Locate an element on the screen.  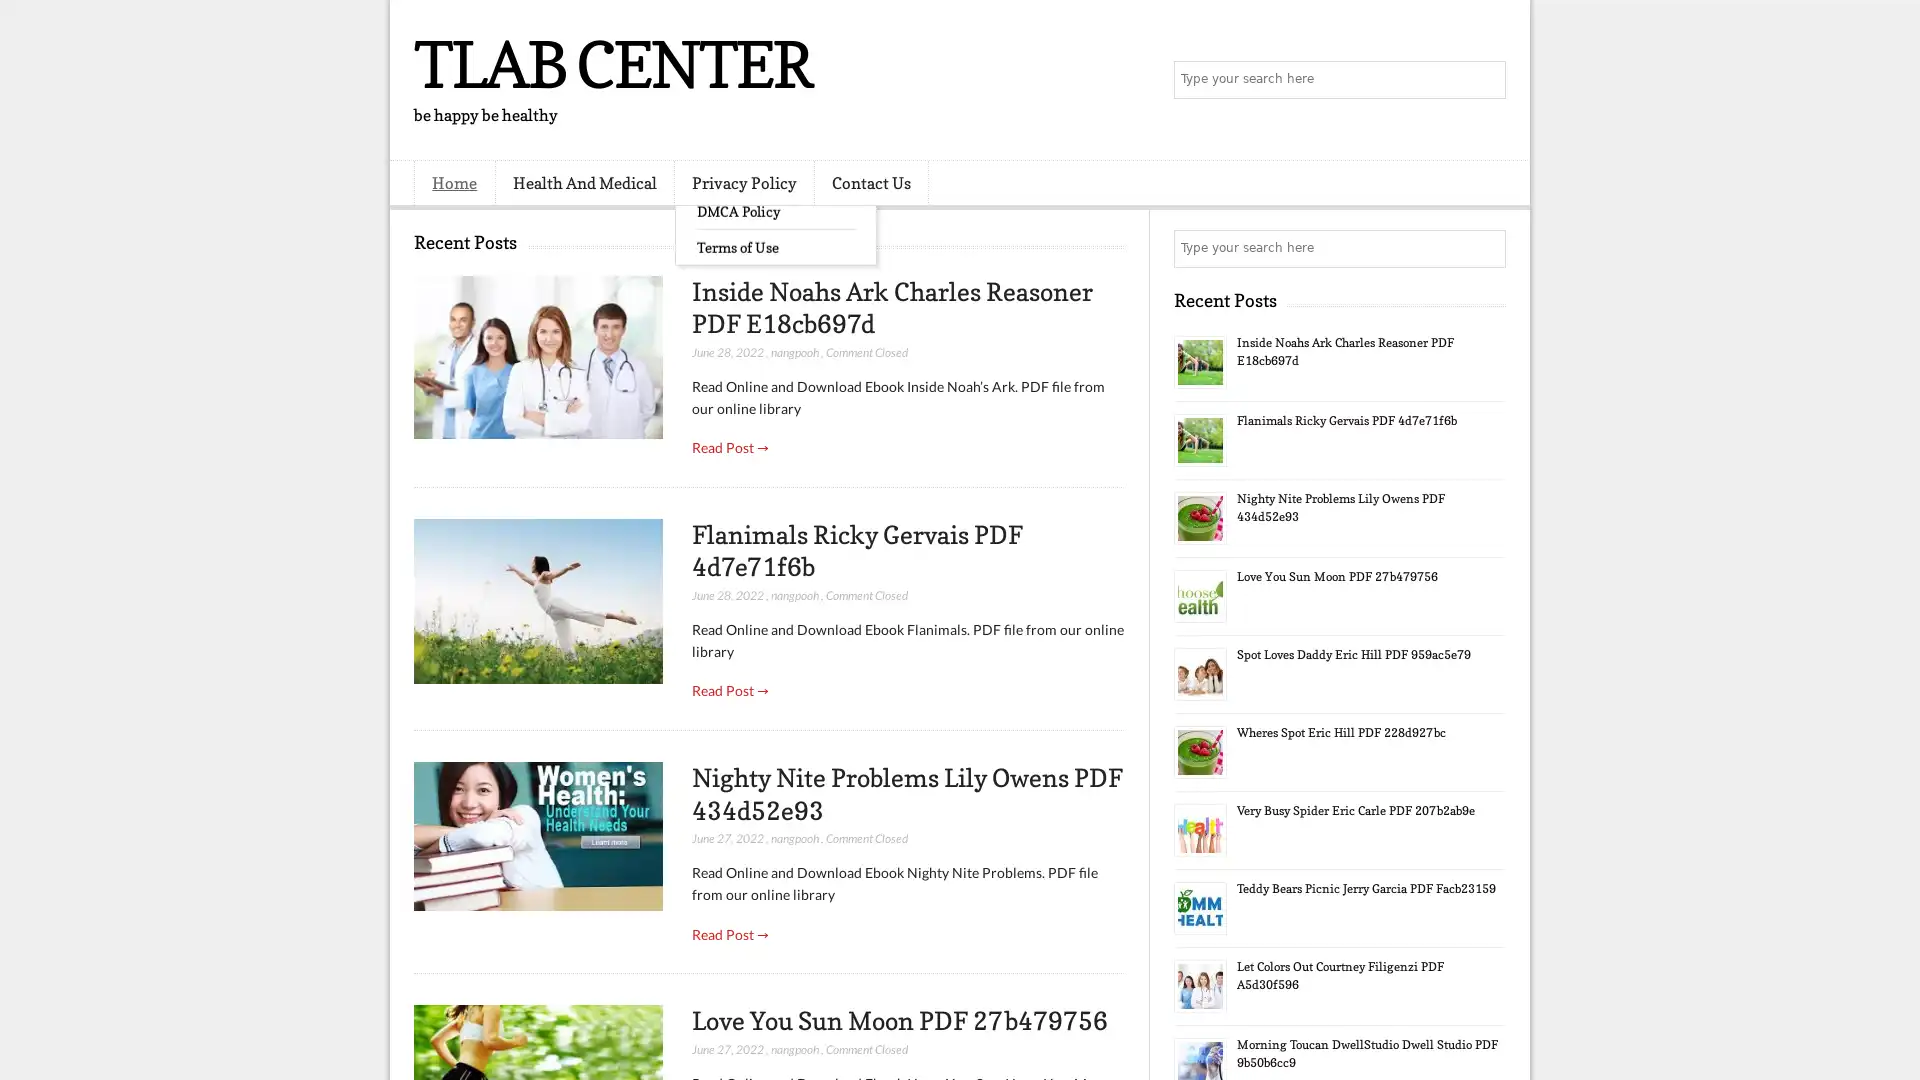
Search is located at coordinates (1485, 80).